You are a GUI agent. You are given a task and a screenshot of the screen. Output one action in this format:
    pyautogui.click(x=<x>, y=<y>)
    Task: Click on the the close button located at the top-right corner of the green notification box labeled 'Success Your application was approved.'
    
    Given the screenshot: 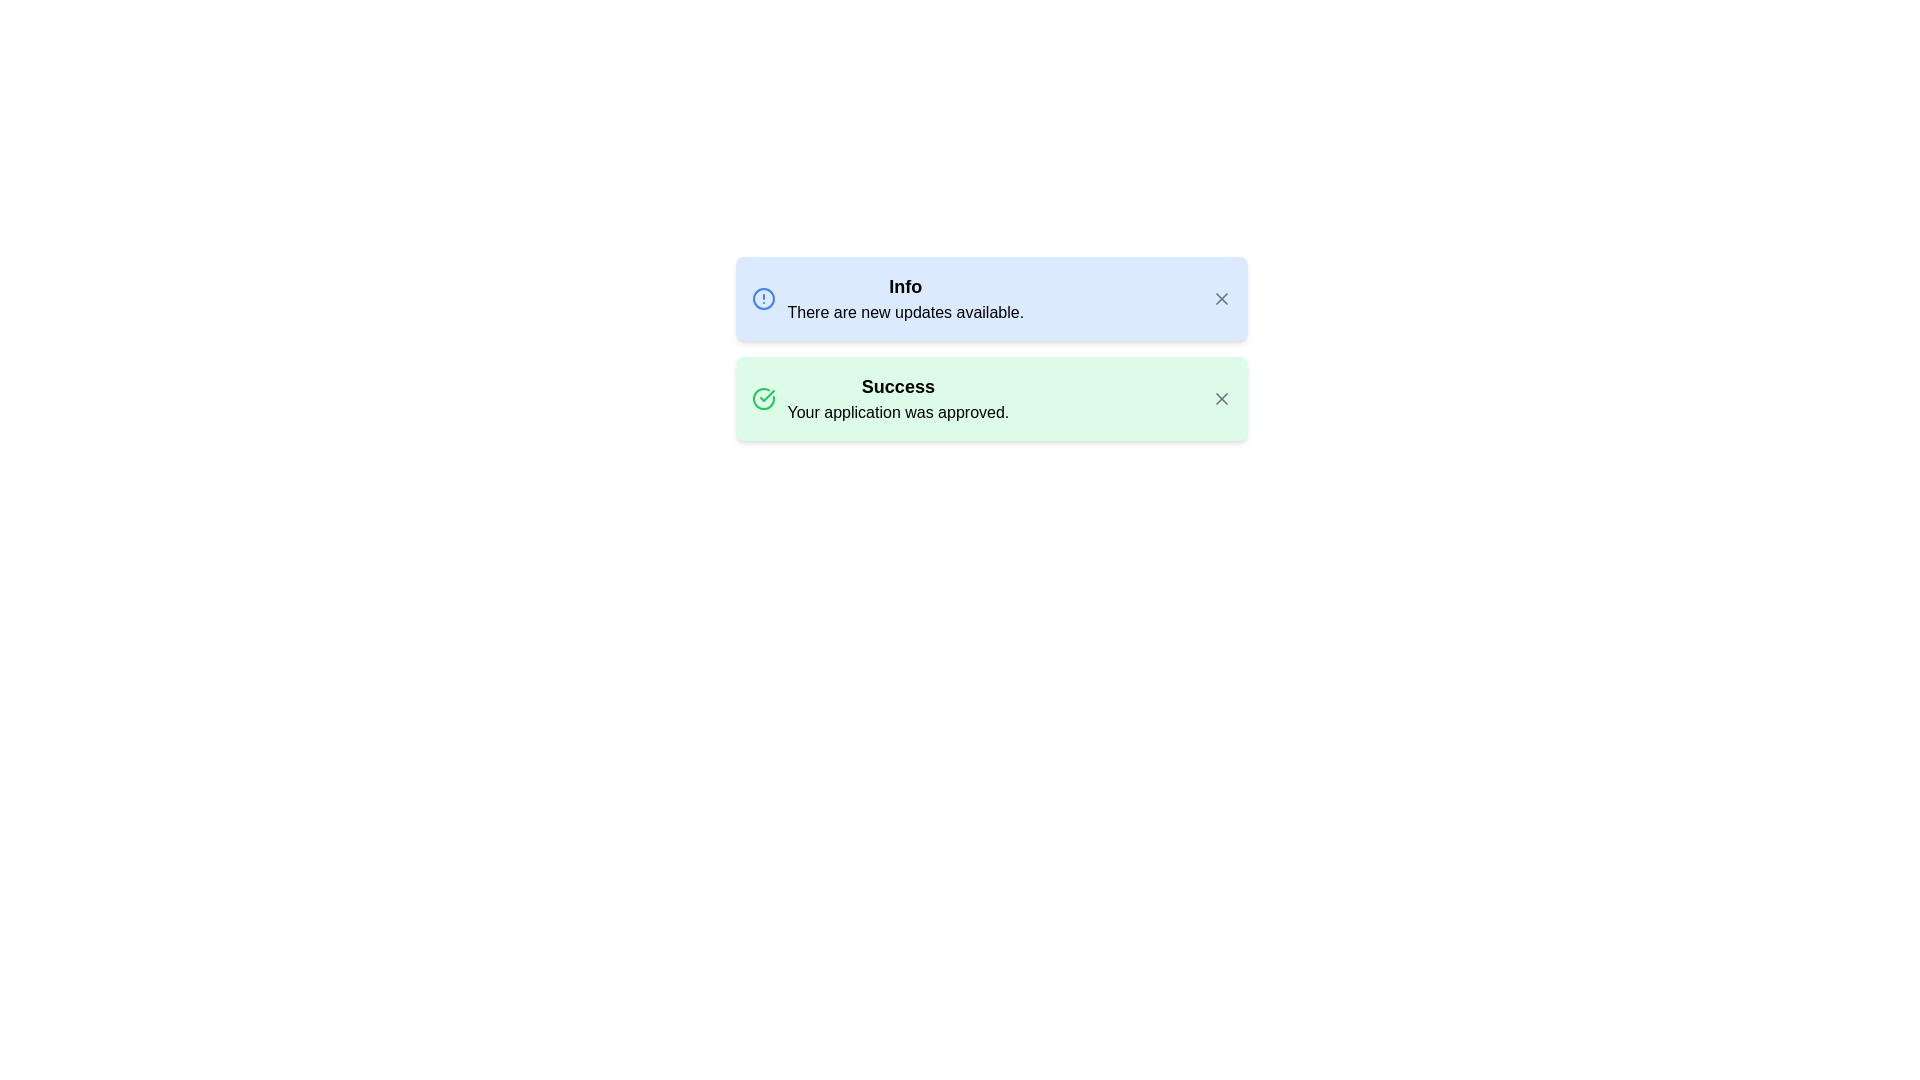 What is the action you would take?
    pyautogui.click(x=1220, y=398)
    